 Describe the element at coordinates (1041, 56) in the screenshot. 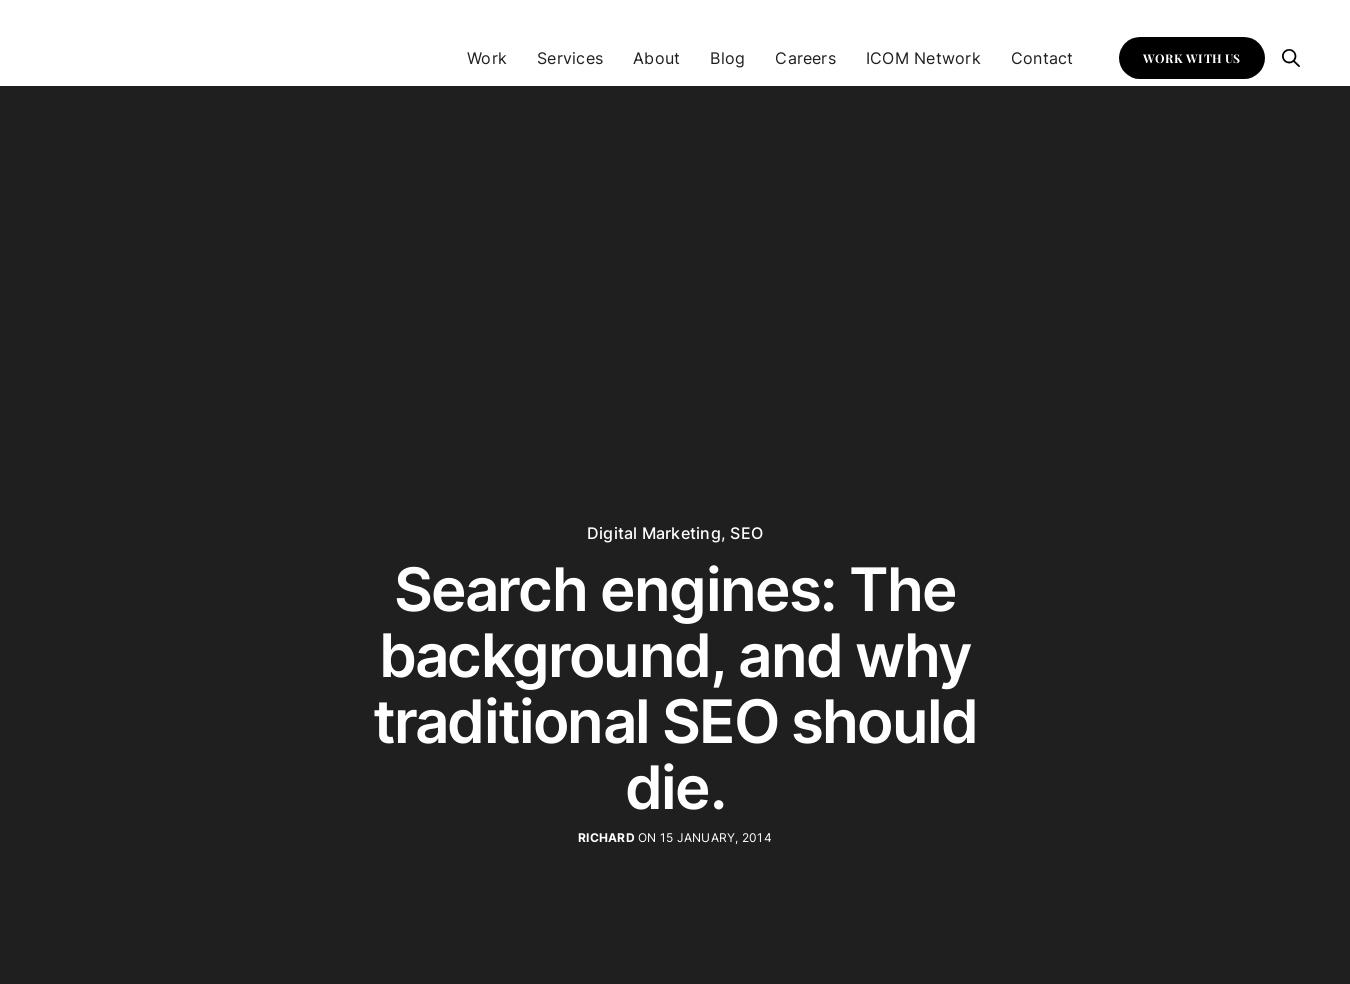

I see `'Contact'` at that location.